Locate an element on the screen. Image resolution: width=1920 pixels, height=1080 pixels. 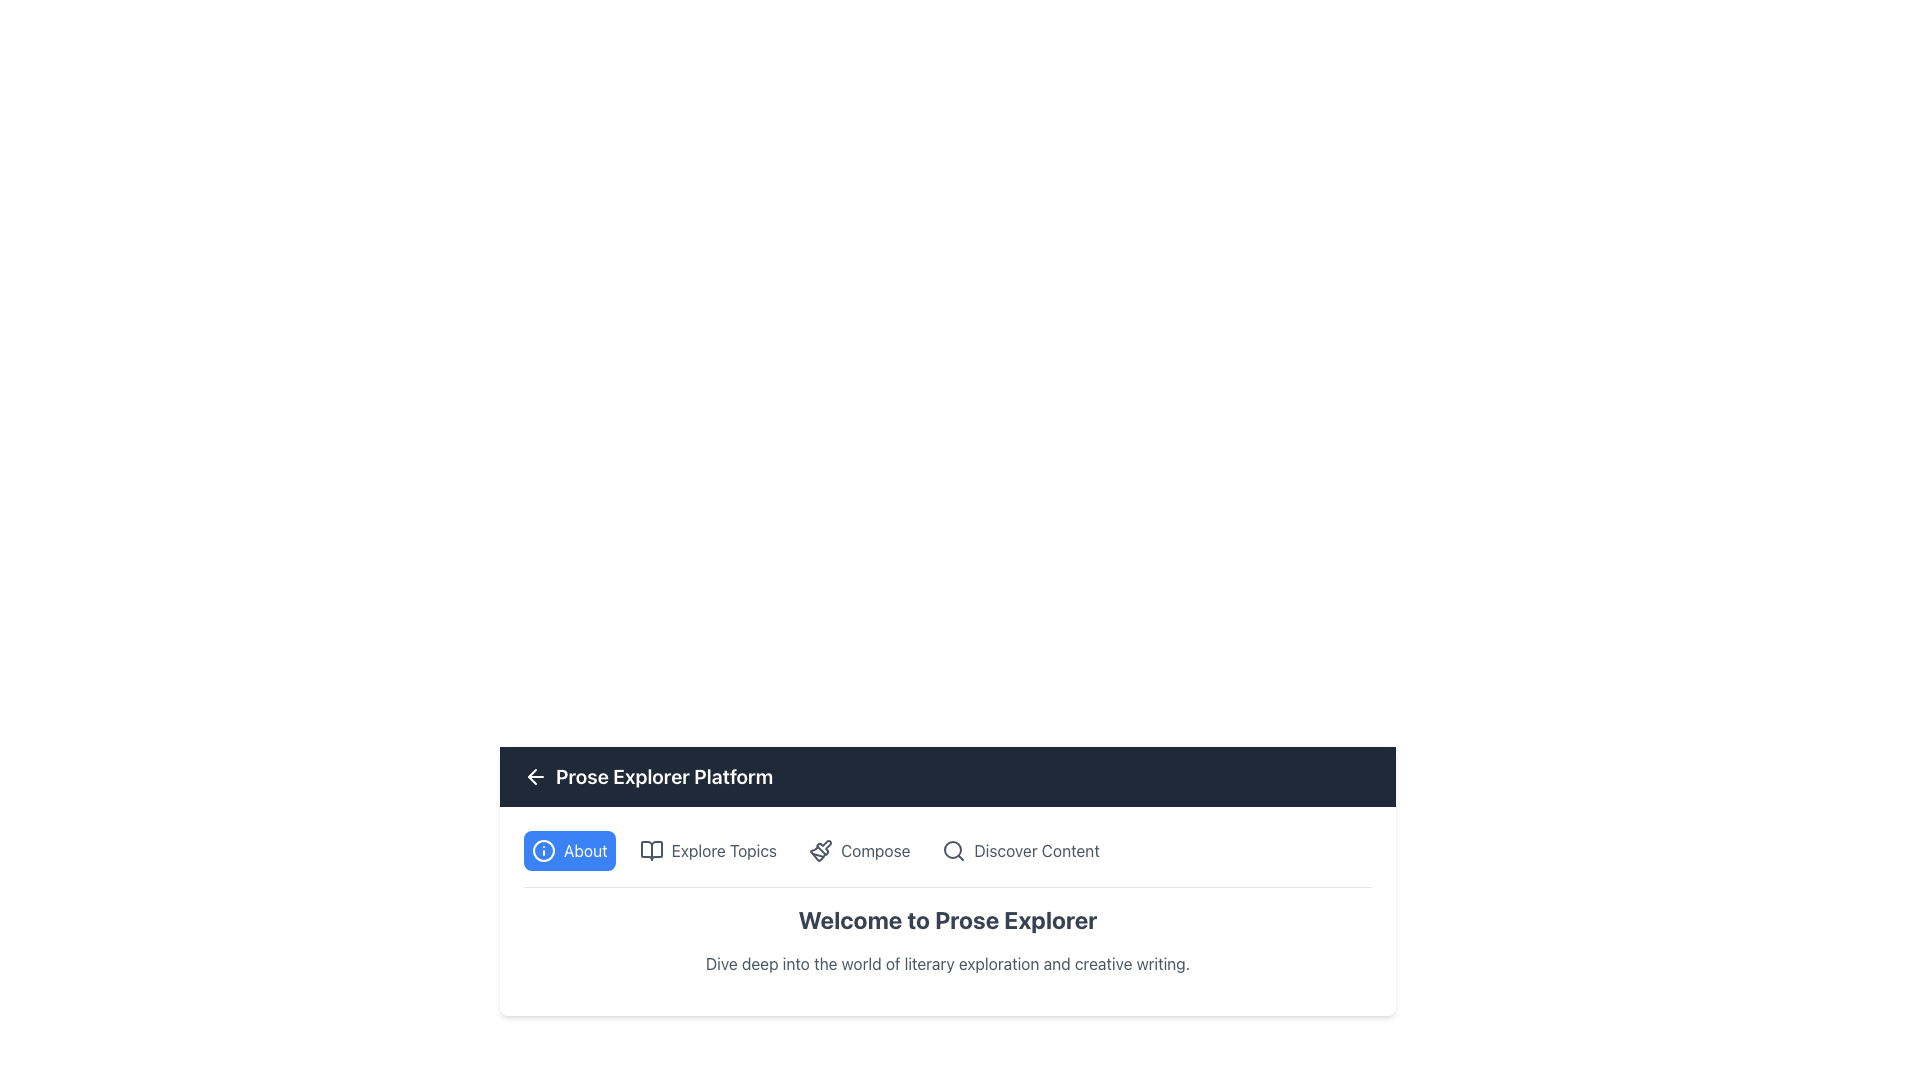
the 'Discover Content' text label located in the upper-right area of the navigation bar is located at coordinates (1036, 851).